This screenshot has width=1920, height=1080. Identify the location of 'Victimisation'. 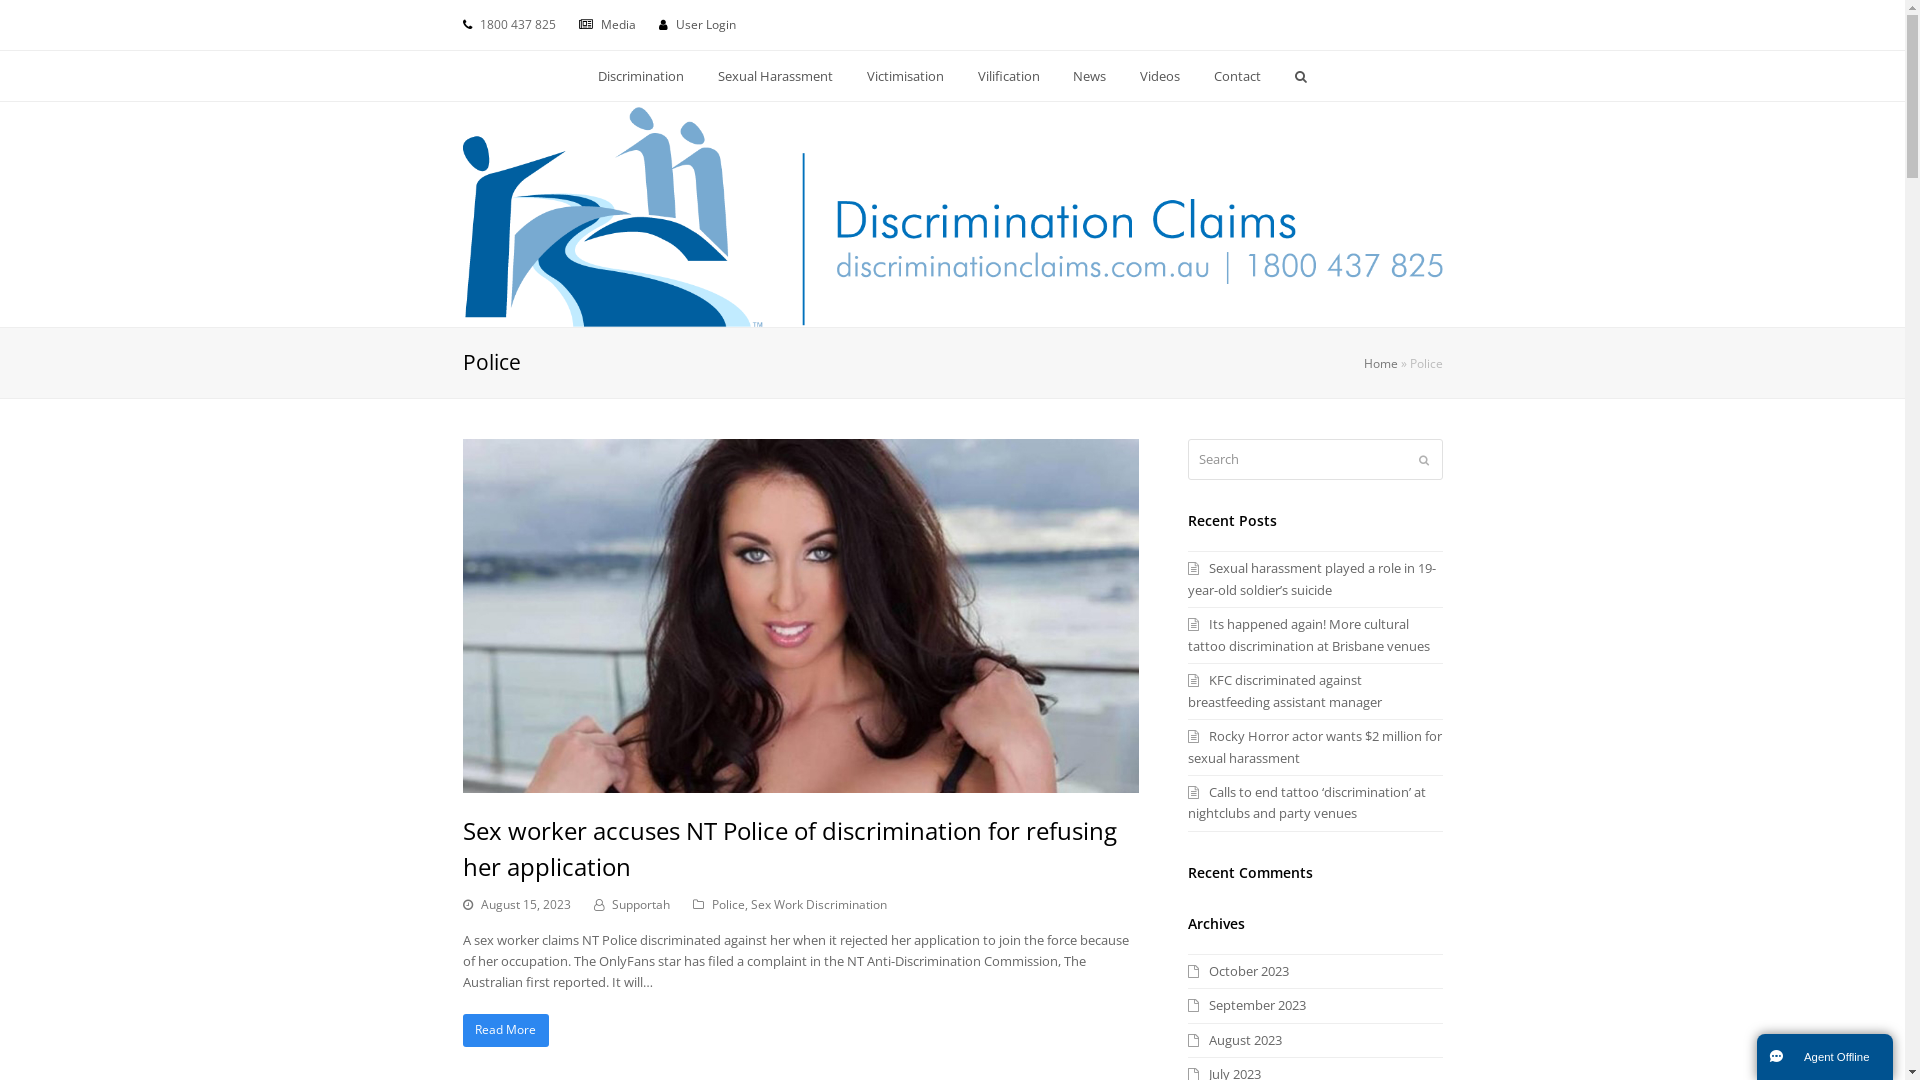
(904, 75).